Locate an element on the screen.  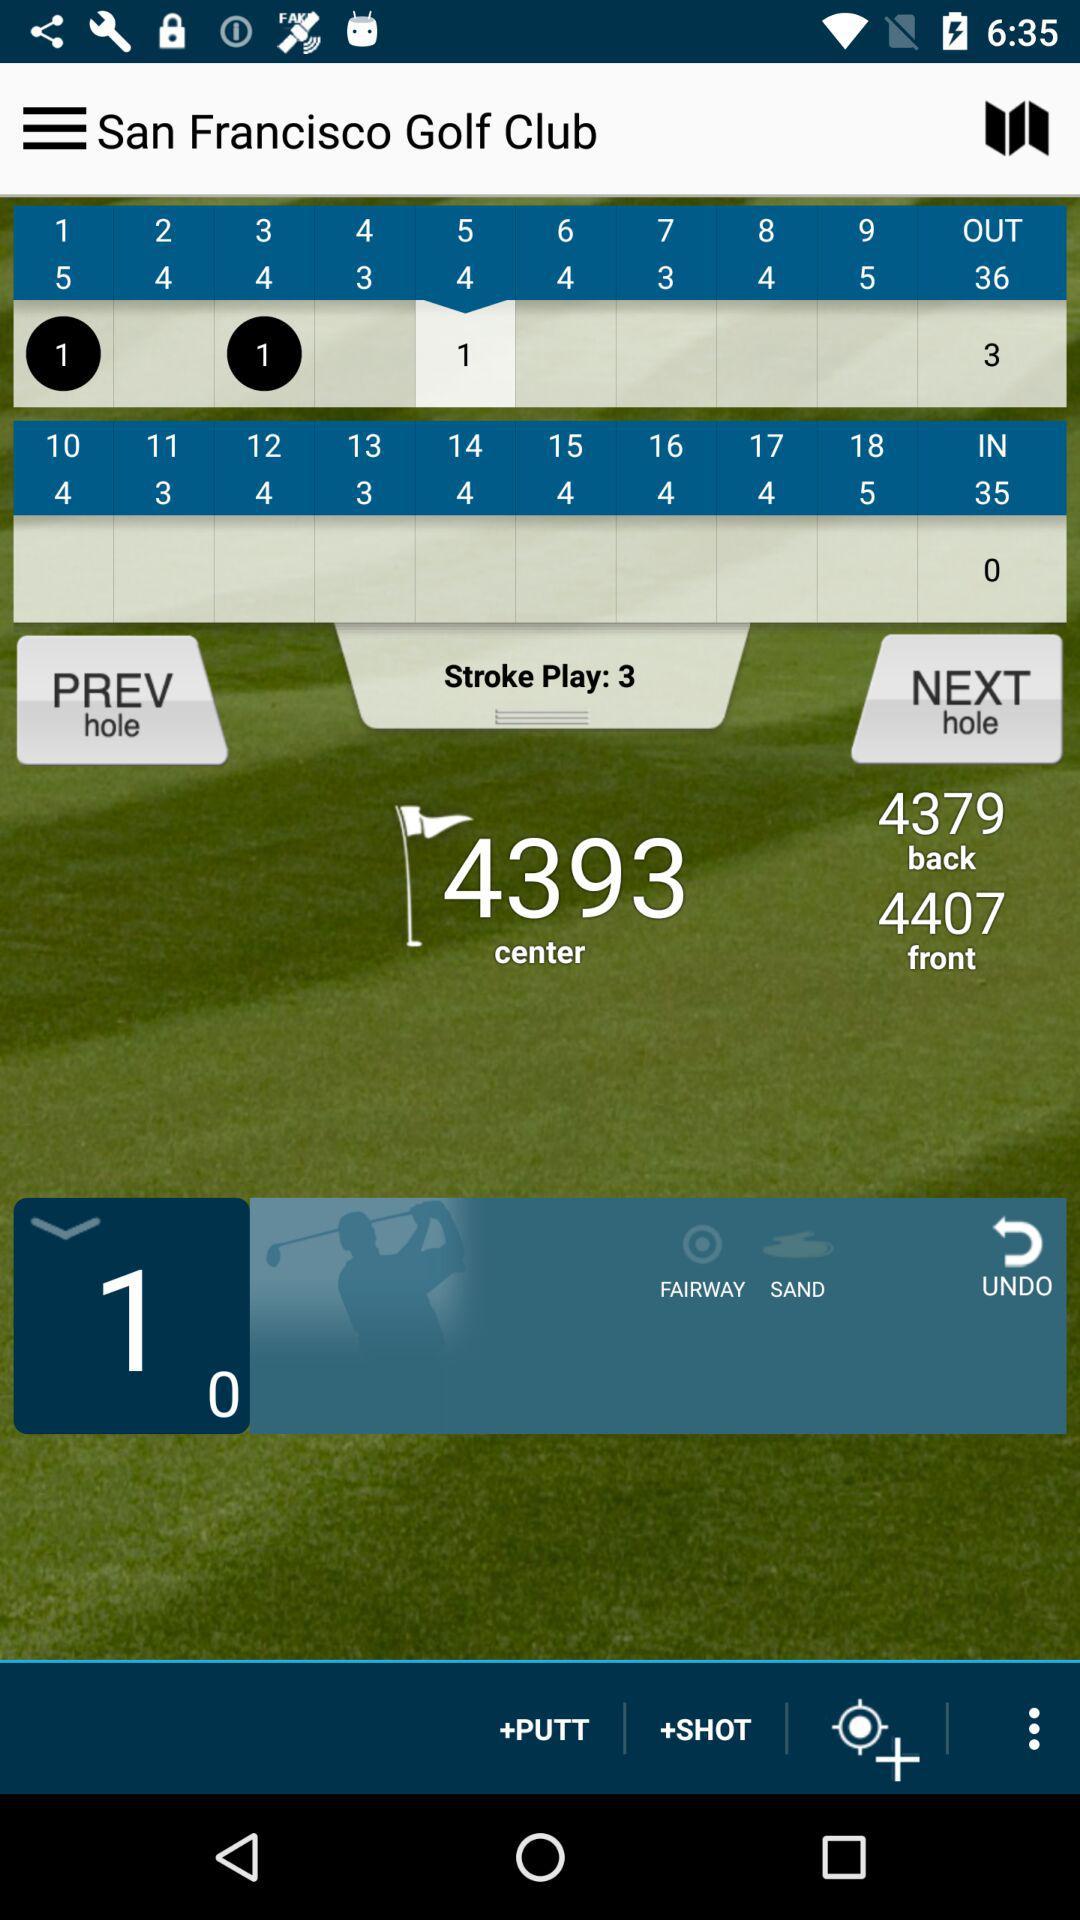
prev hole is located at coordinates (138, 697).